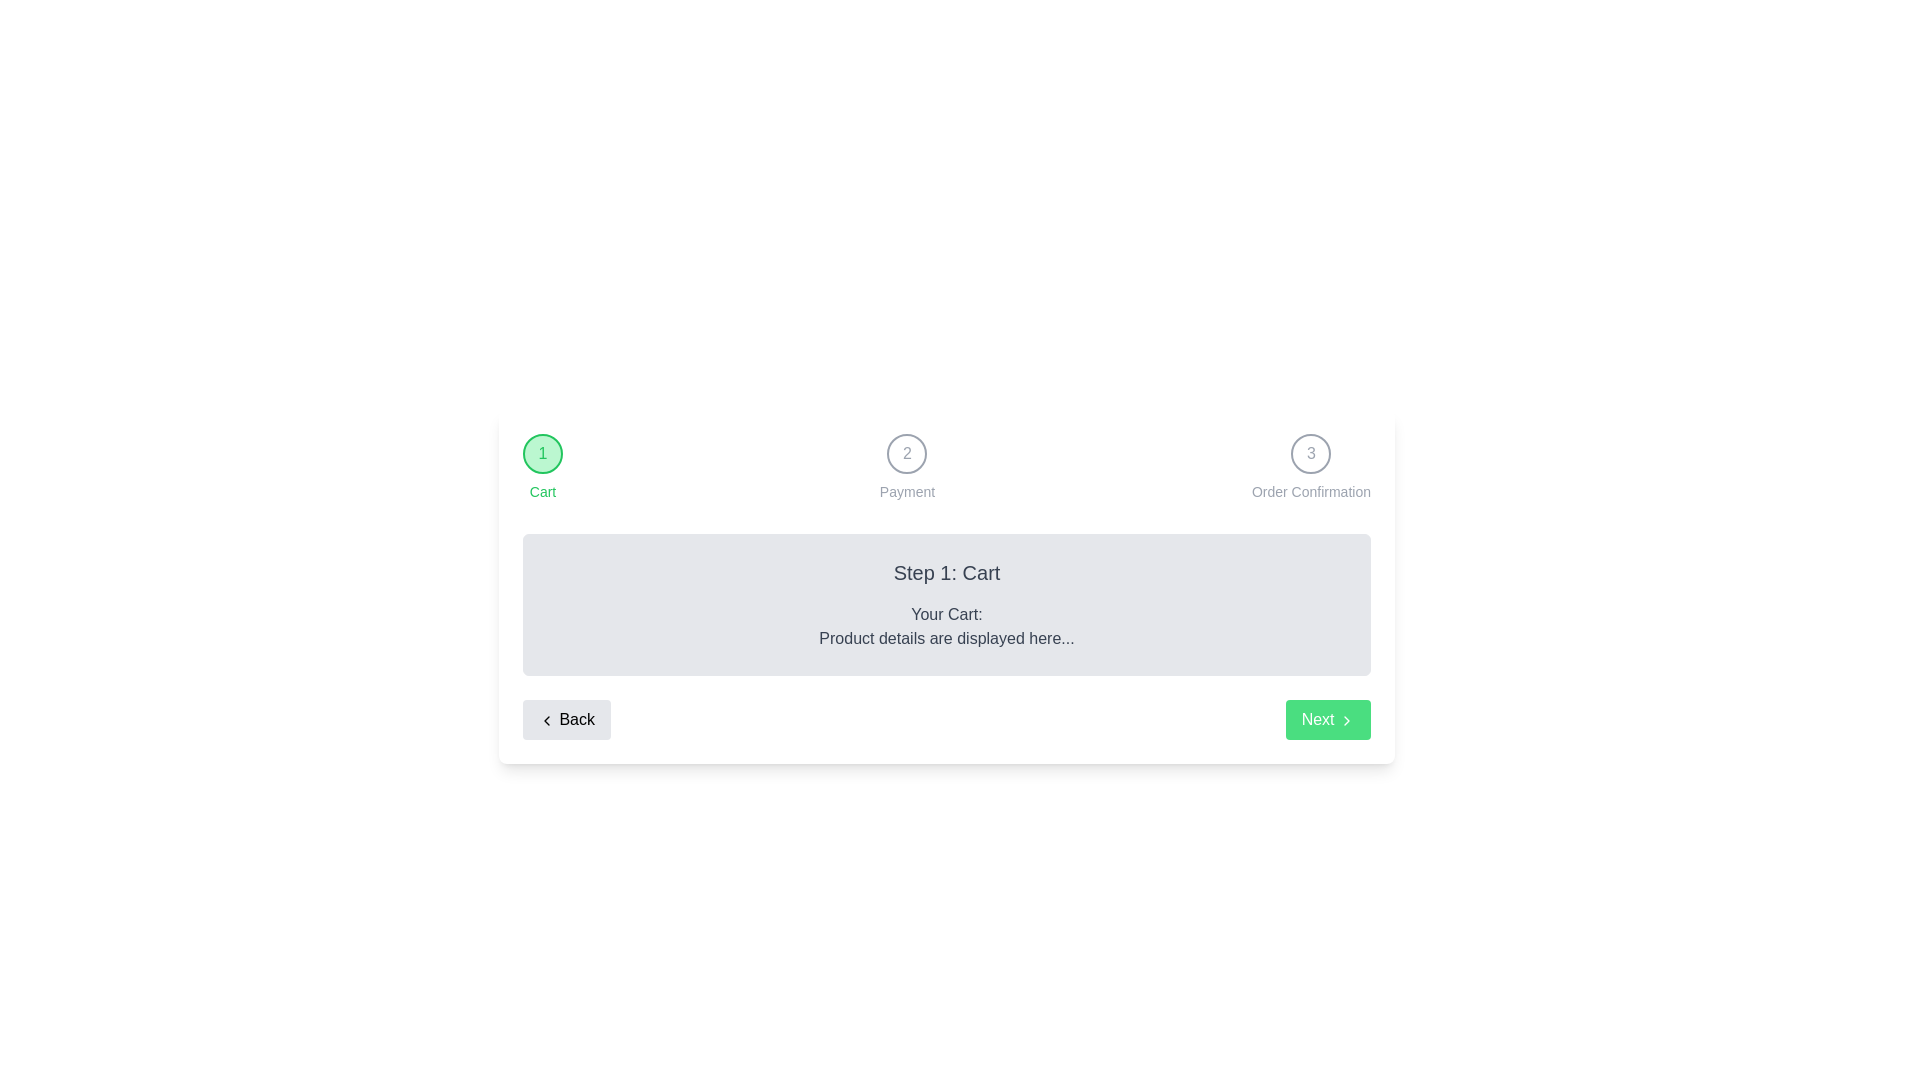  Describe the element at coordinates (1310, 467) in the screenshot. I see `the stepper elements: Order Confirmation` at that location.